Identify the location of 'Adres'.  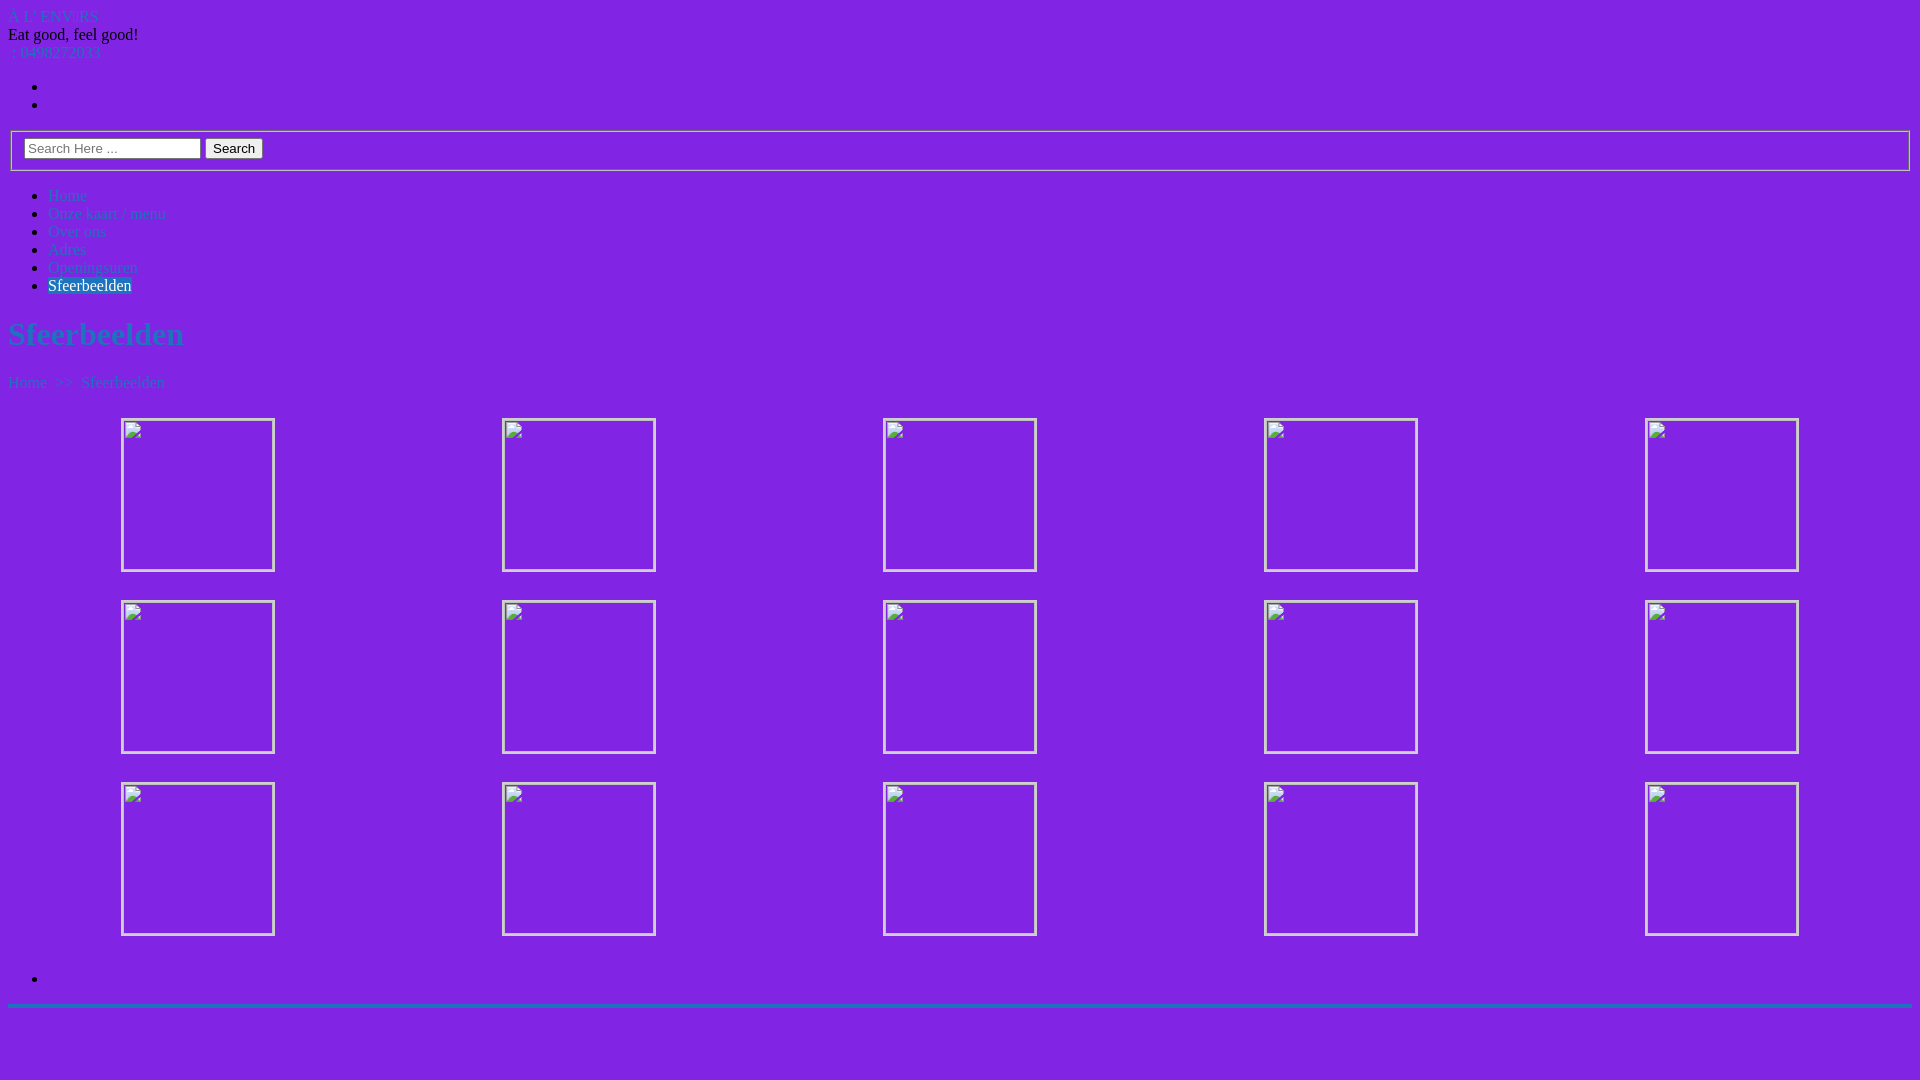
(67, 248).